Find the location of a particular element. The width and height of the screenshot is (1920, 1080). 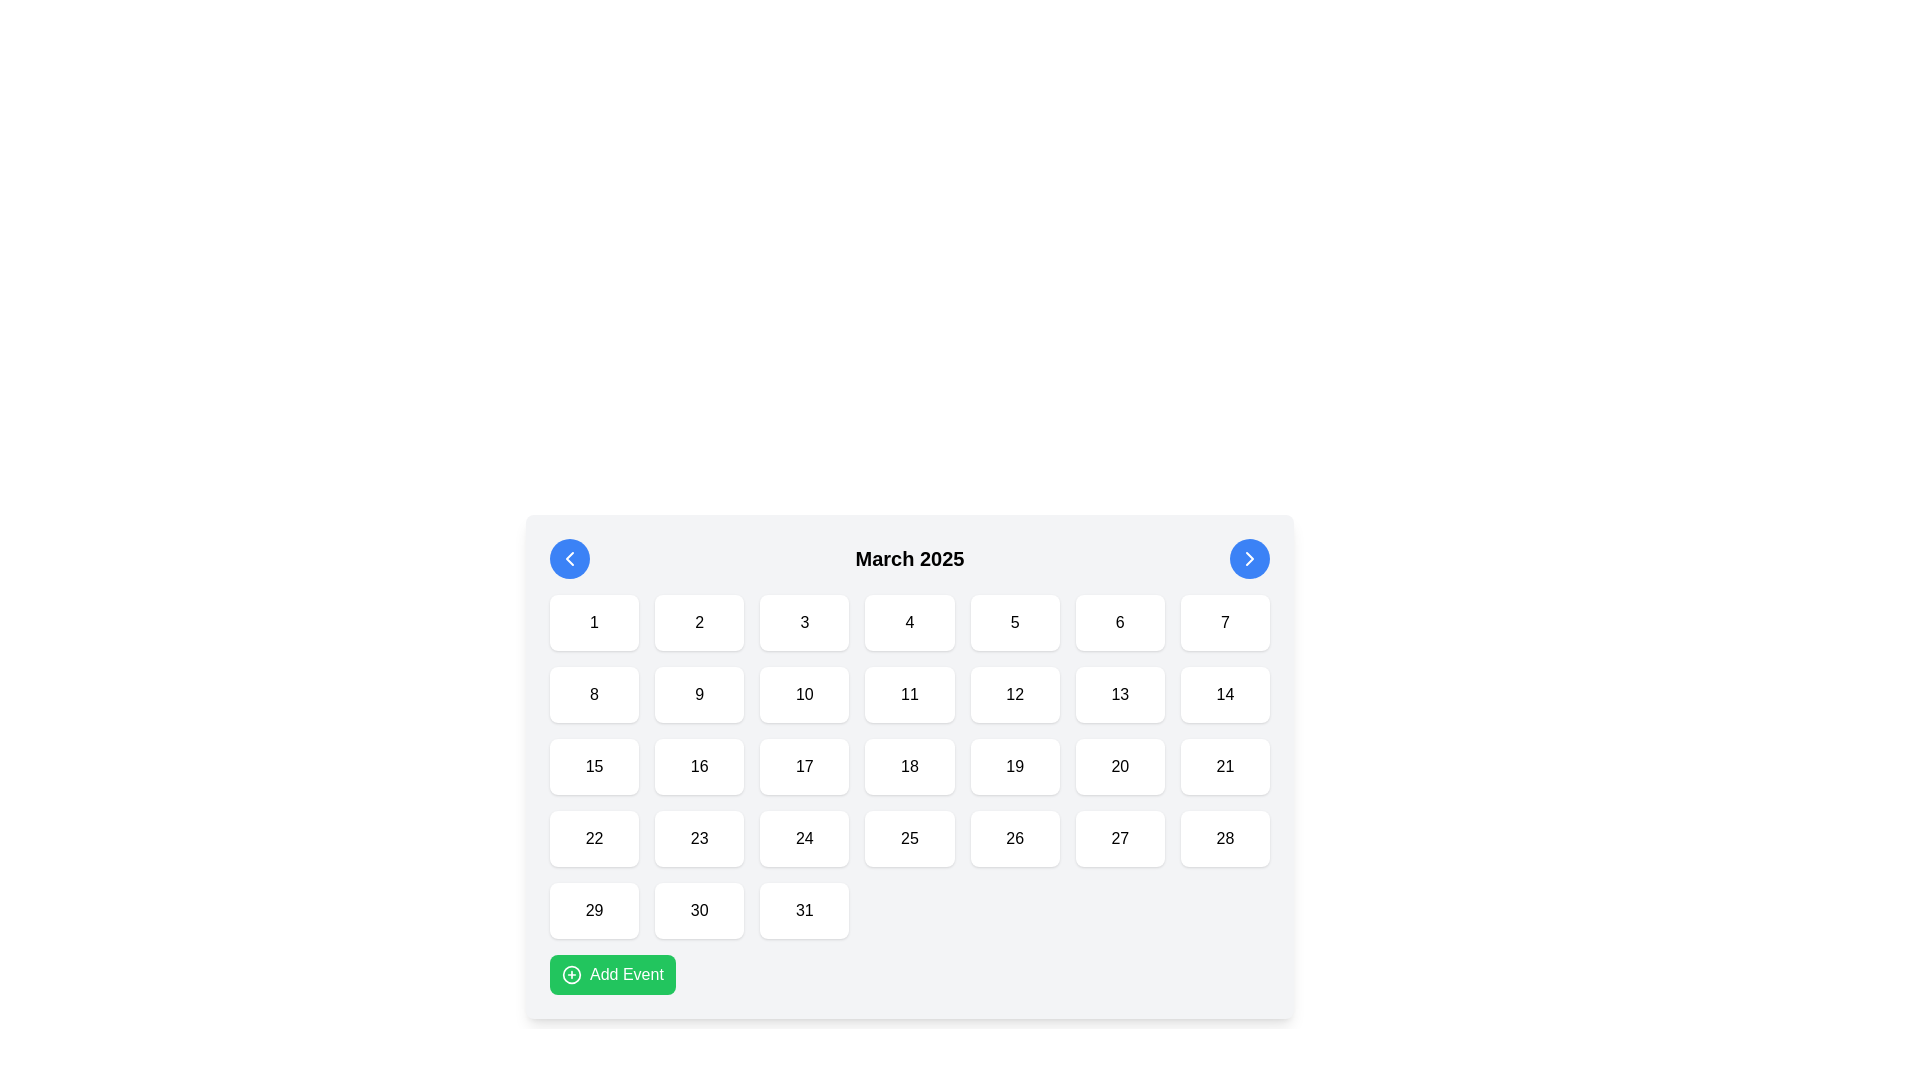

a specific day in the calendar grid view that is centrally placed beneath the month header and surrounded by navigational controls is located at coordinates (909, 766).